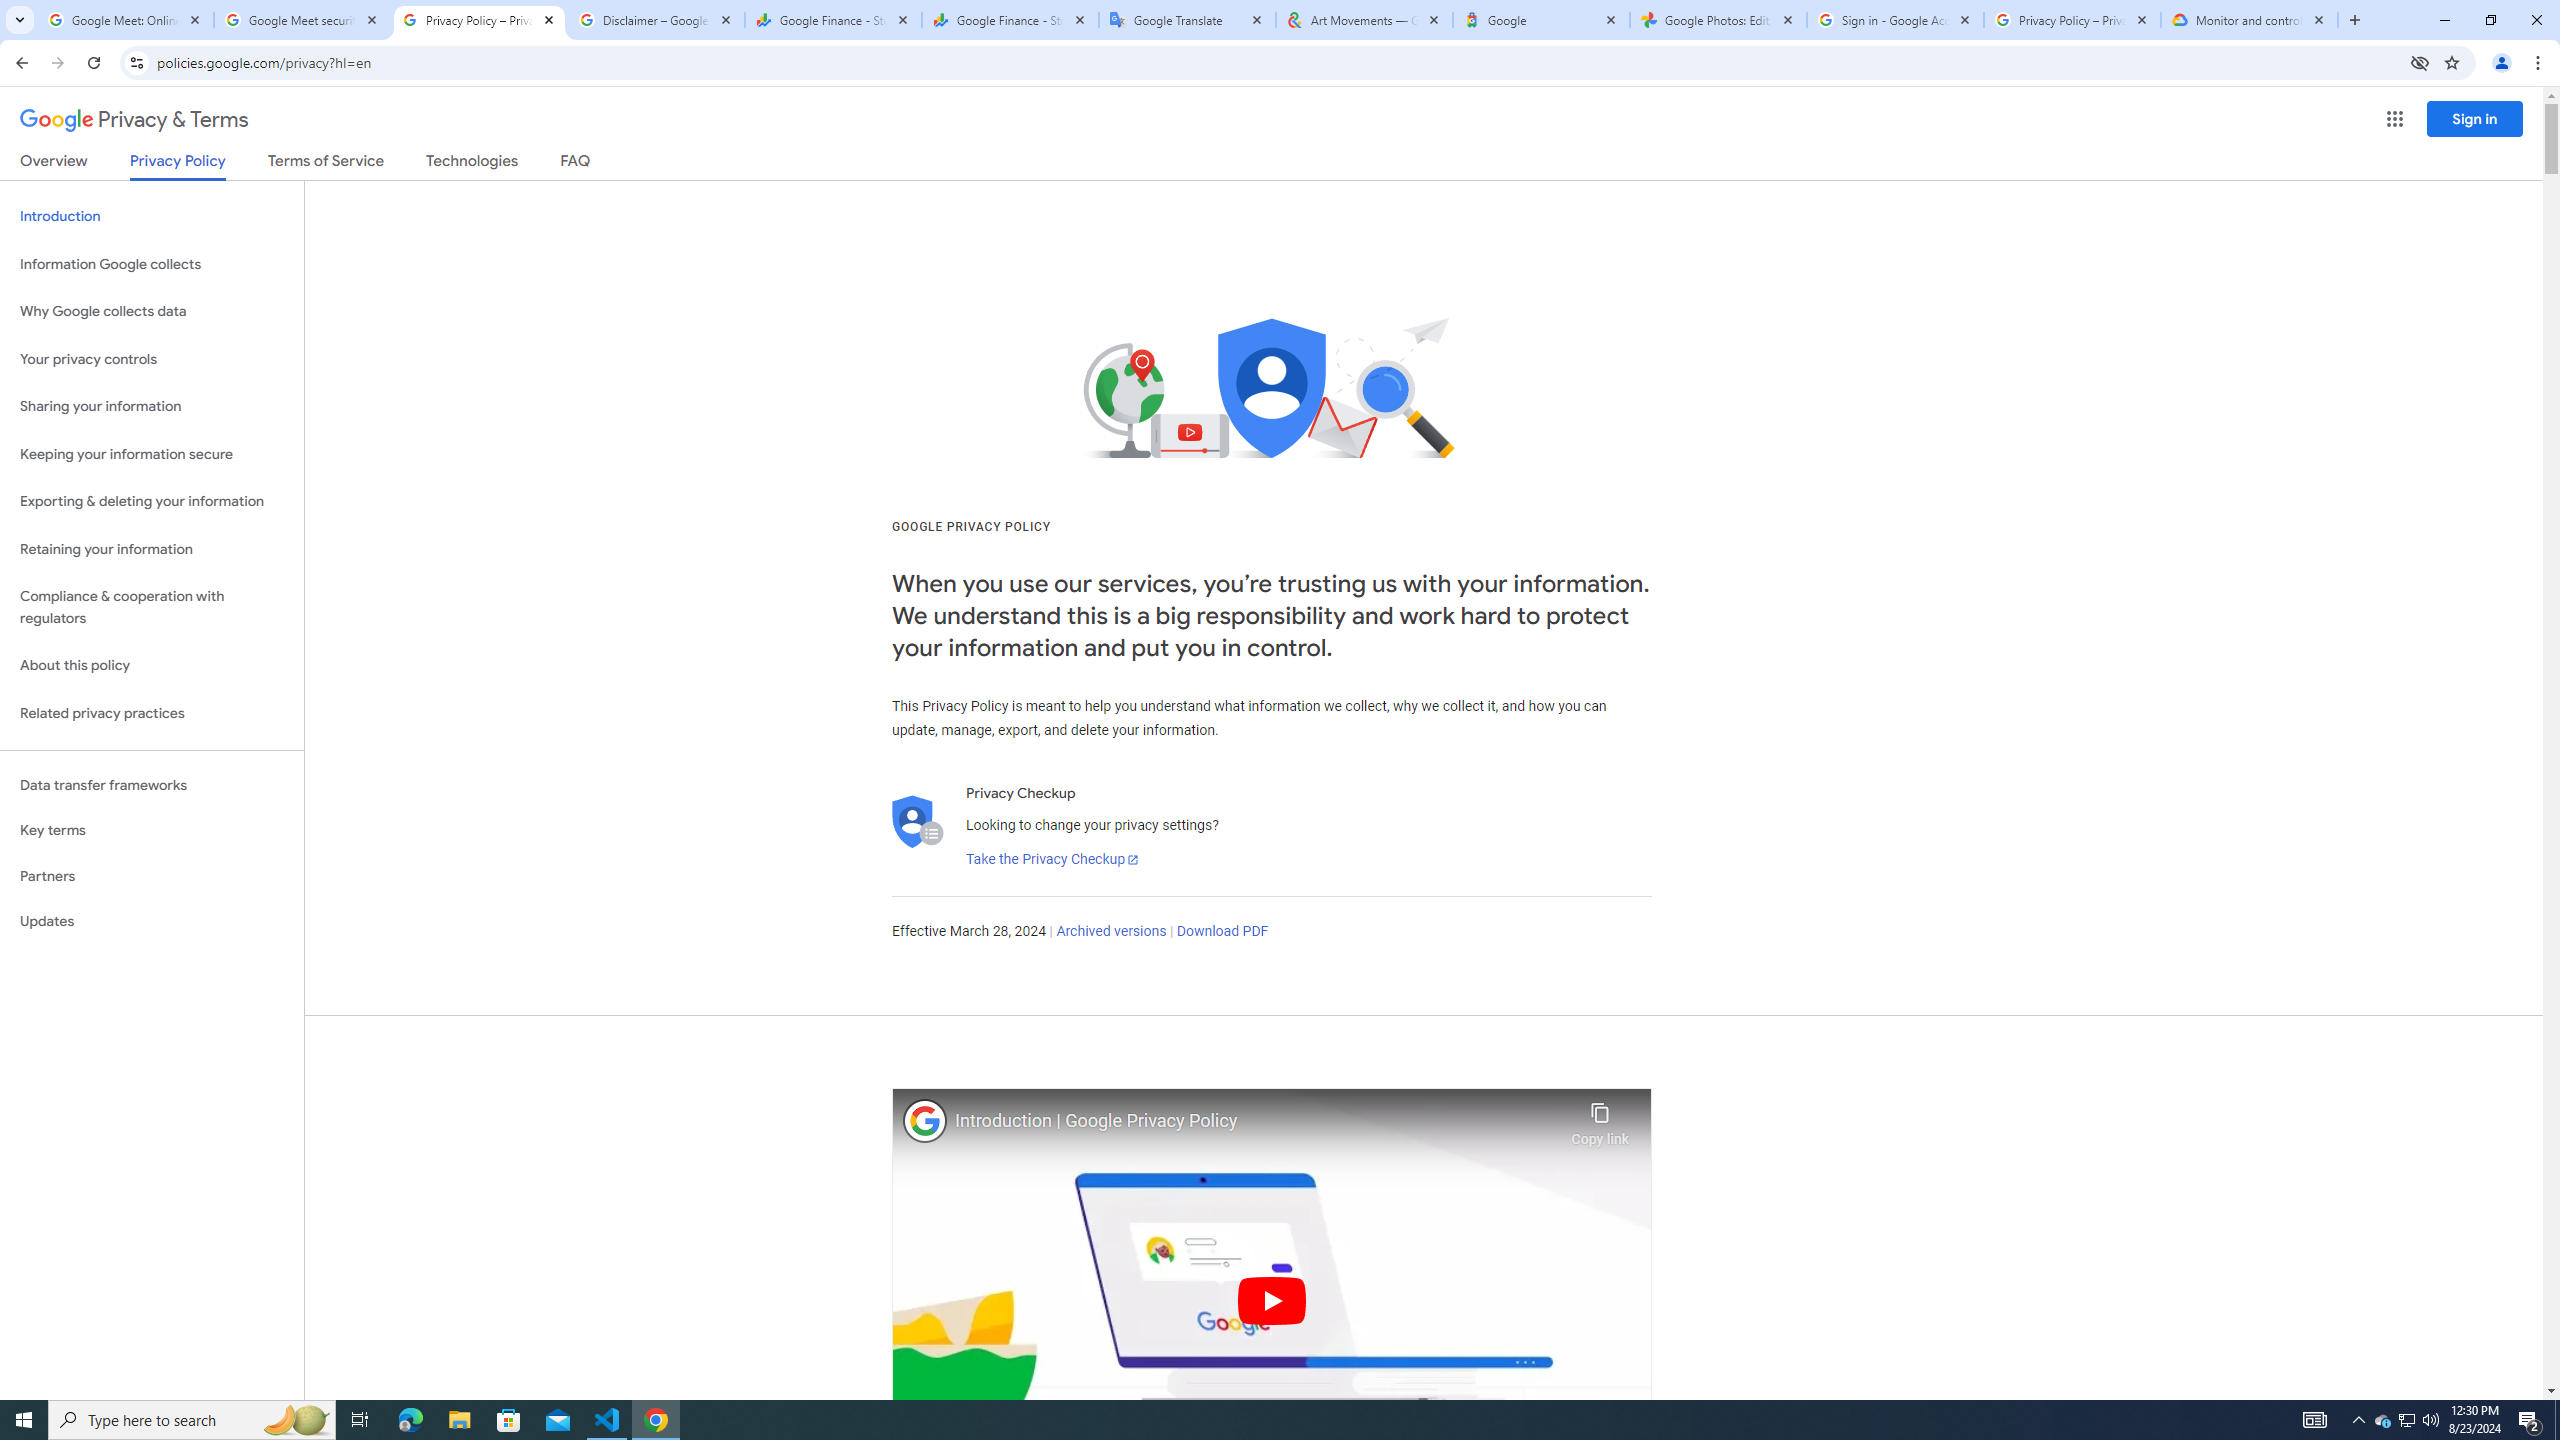 The image size is (2560, 1440). What do you see at coordinates (1540, 19) in the screenshot?
I see `'Google'` at bounding box center [1540, 19].